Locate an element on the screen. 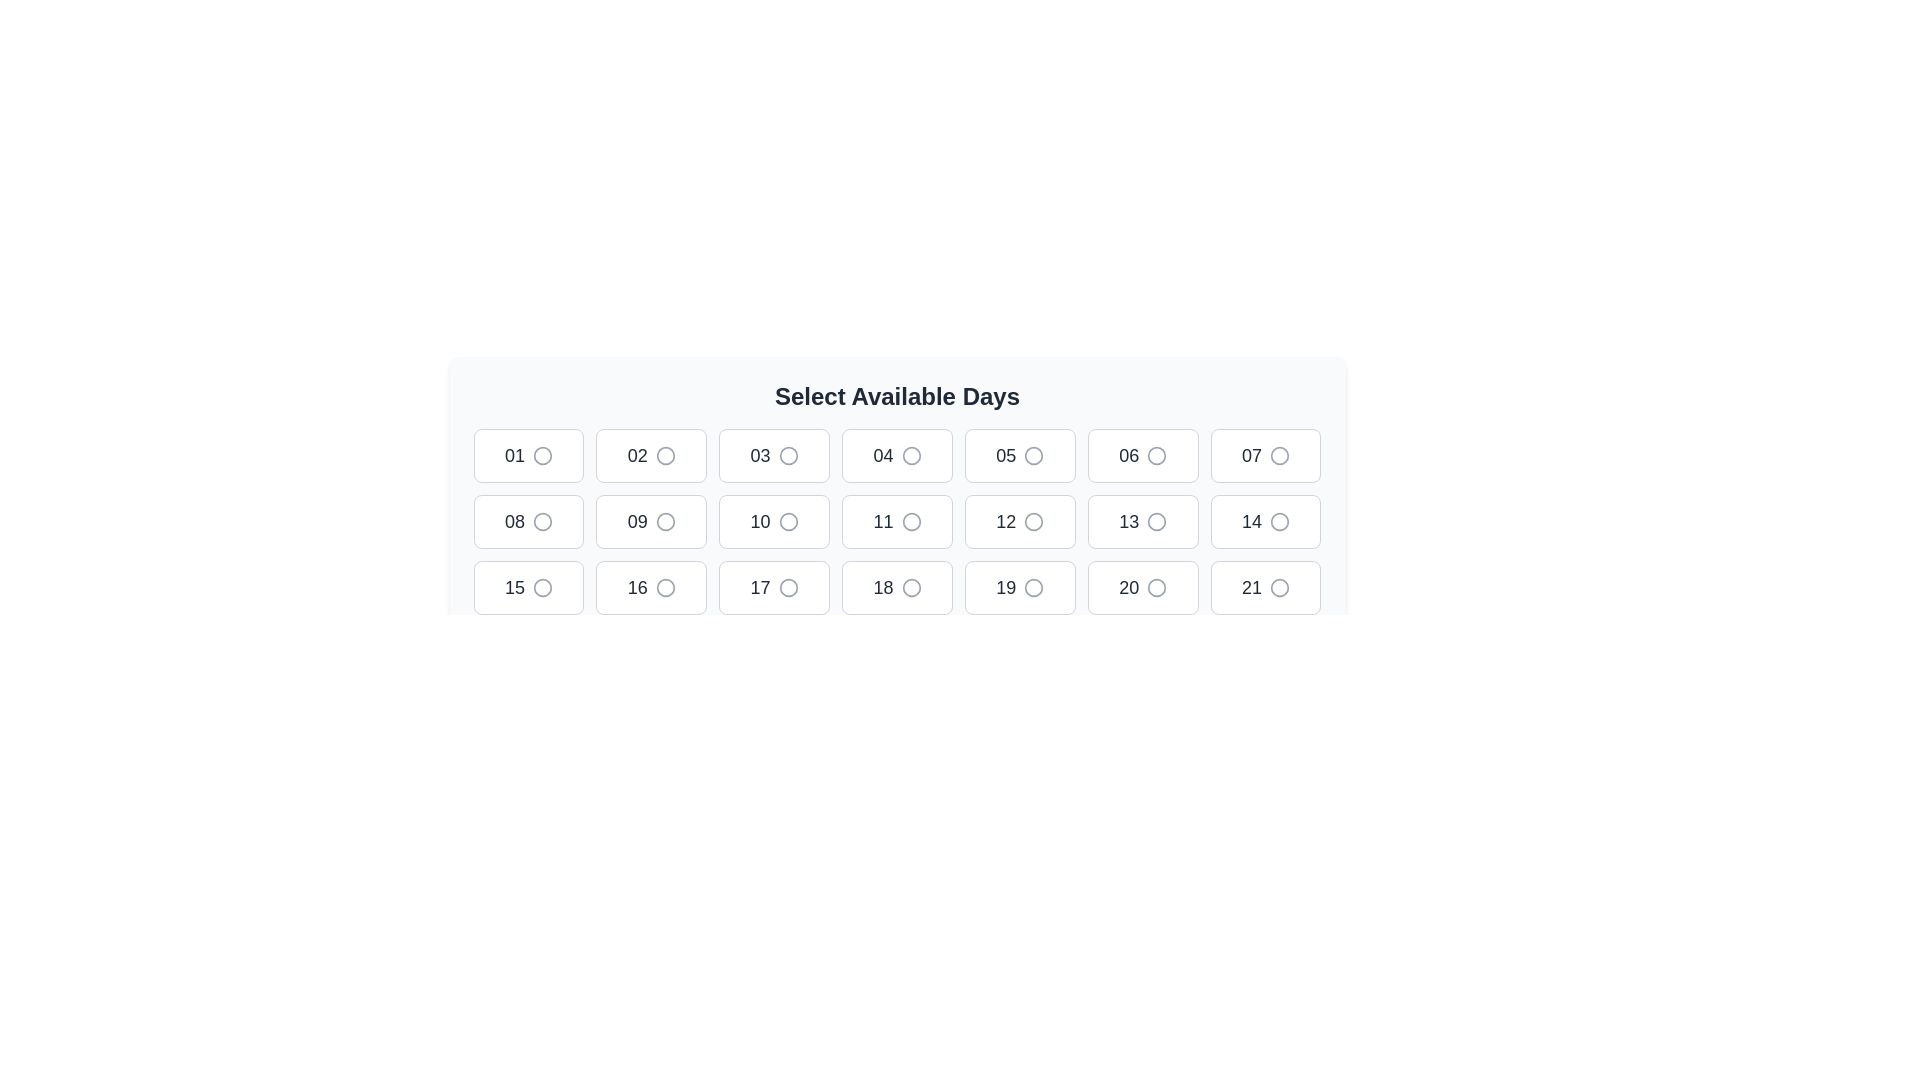 Image resolution: width=1920 pixels, height=1080 pixels. the text label displaying the number '10' within the date-selection button is located at coordinates (759, 520).